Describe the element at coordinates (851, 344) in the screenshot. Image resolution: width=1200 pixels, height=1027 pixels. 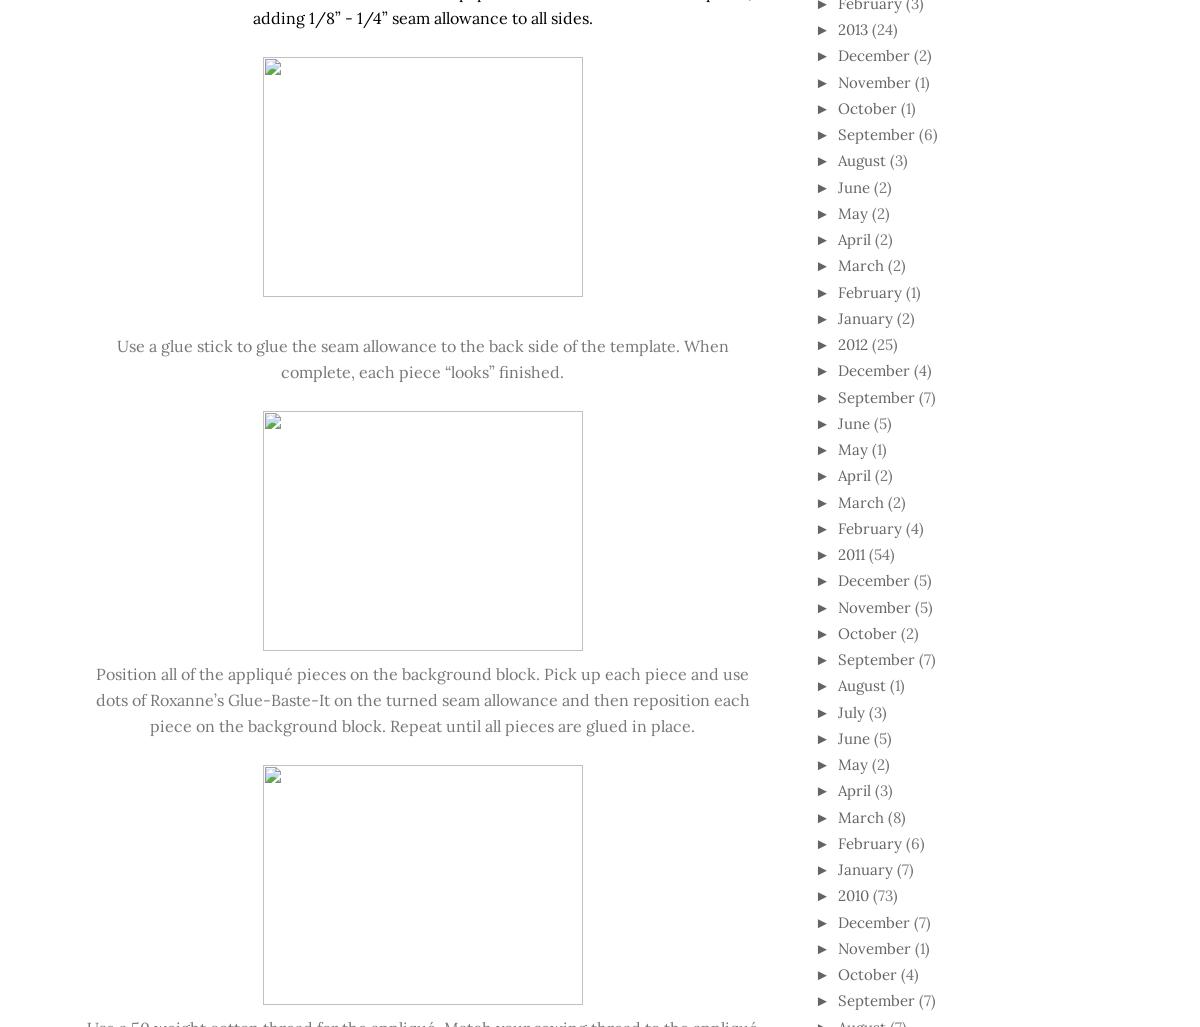
I see `'2012'` at that location.